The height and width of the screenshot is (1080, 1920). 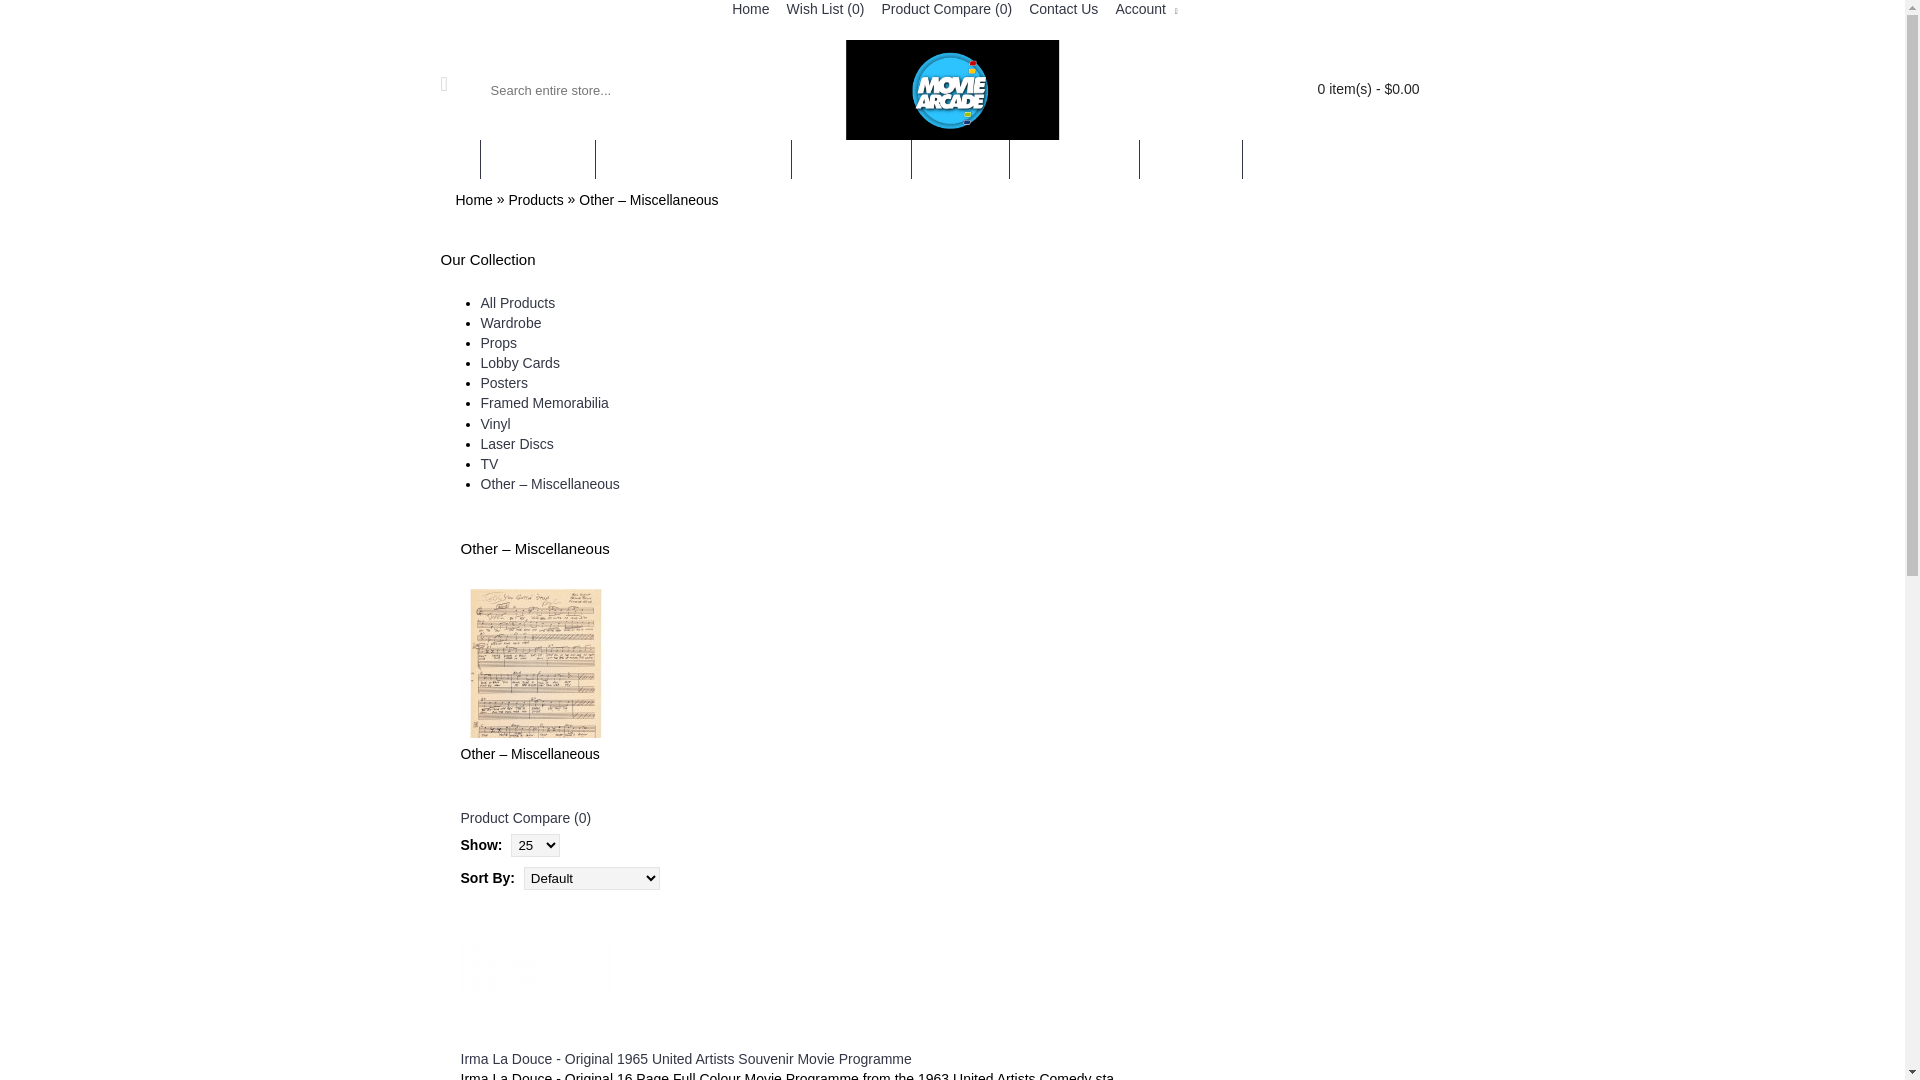 What do you see at coordinates (952, 88) in the screenshot?
I see `'Movie Arcade'` at bounding box center [952, 88].